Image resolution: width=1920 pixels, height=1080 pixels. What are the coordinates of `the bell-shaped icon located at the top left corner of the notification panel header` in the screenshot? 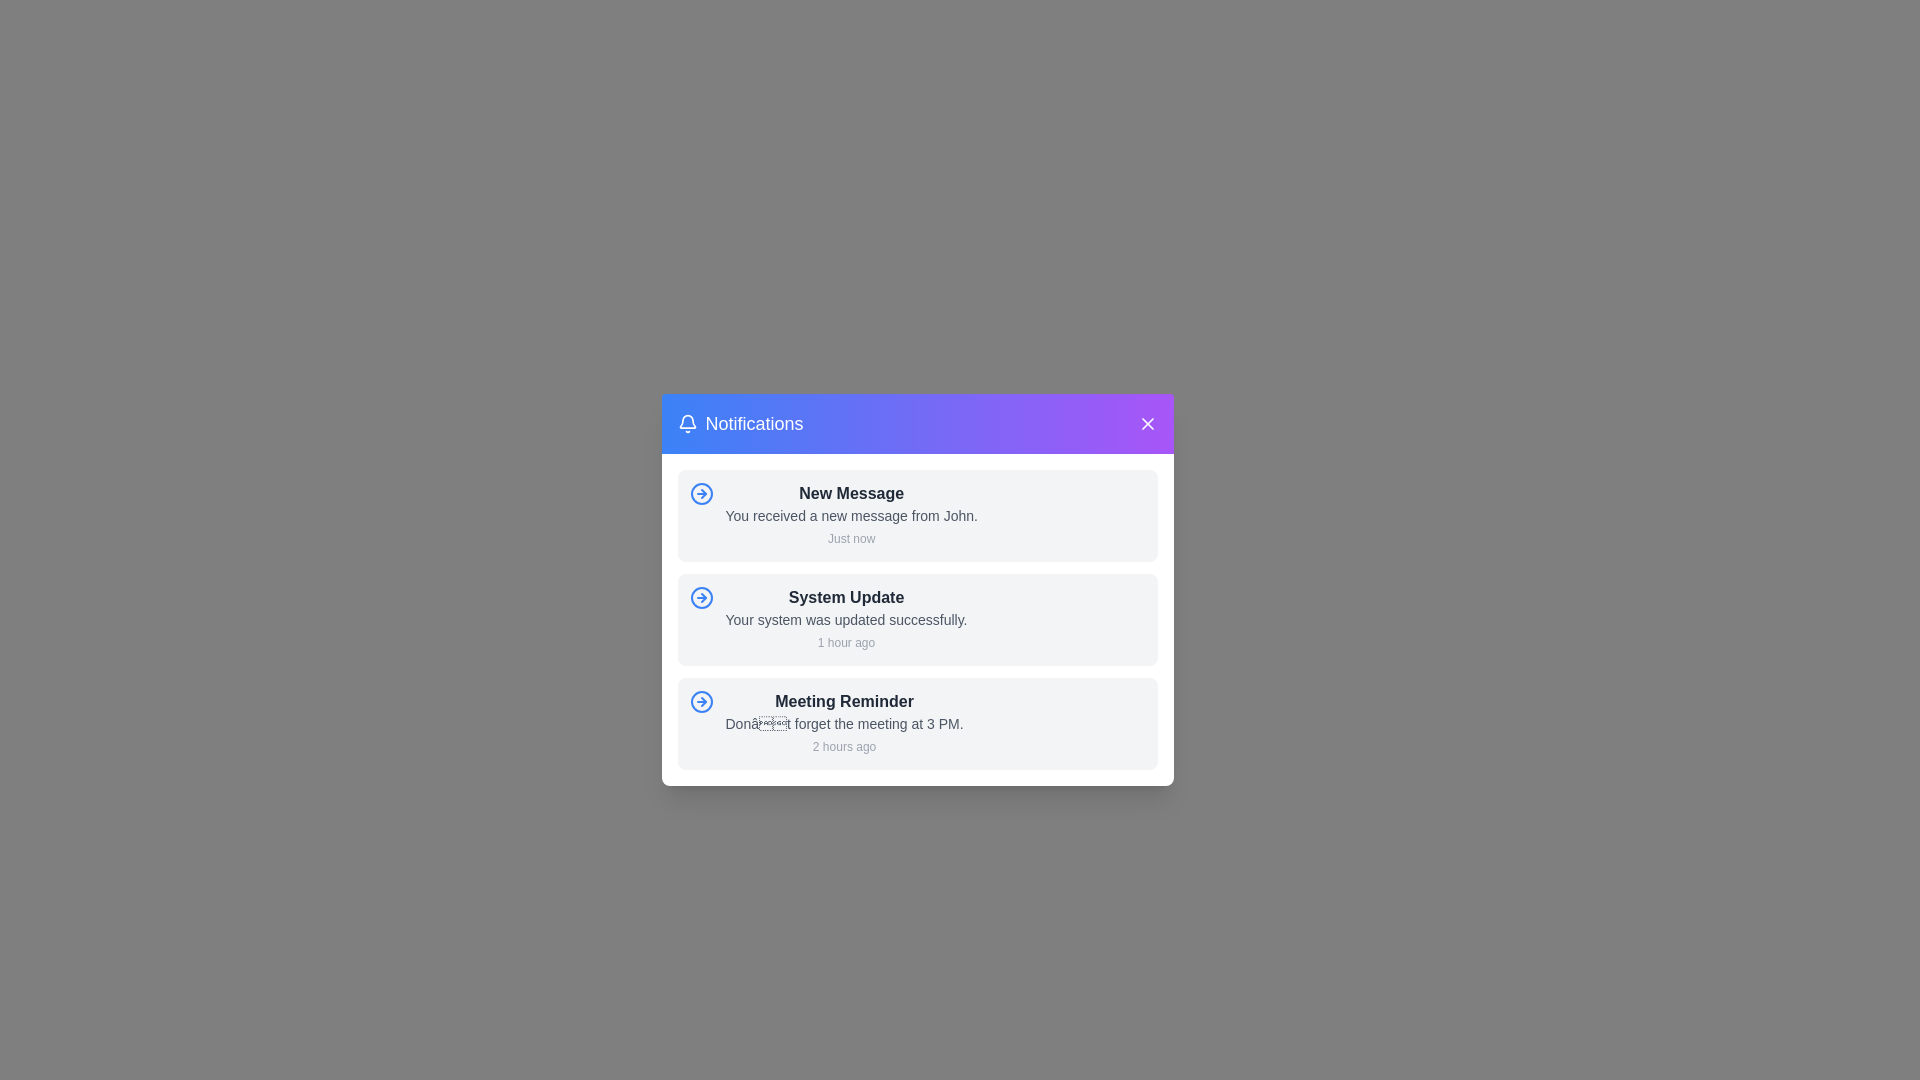 It's located at (687, 423).